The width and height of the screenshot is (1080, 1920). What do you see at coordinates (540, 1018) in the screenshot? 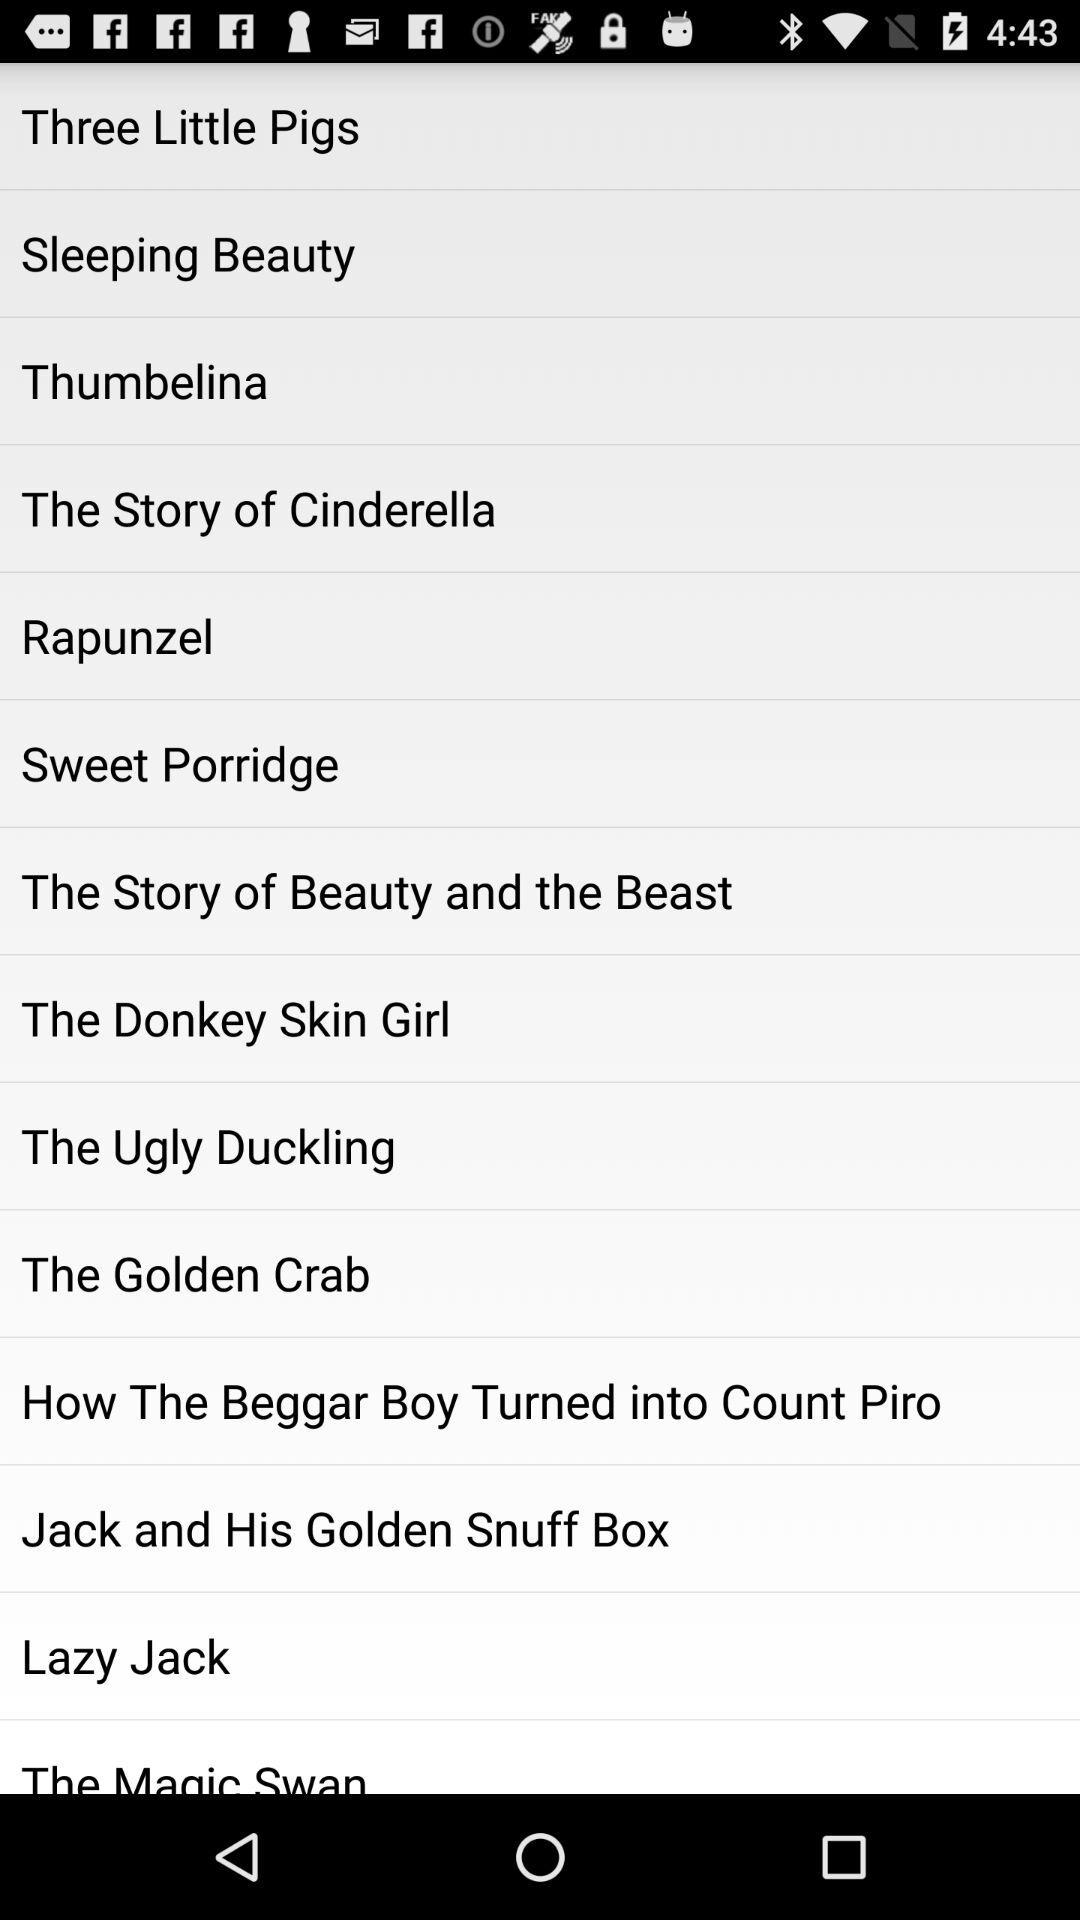
I see `icon above the ugly duckling` at bounding box center [540, 1018].